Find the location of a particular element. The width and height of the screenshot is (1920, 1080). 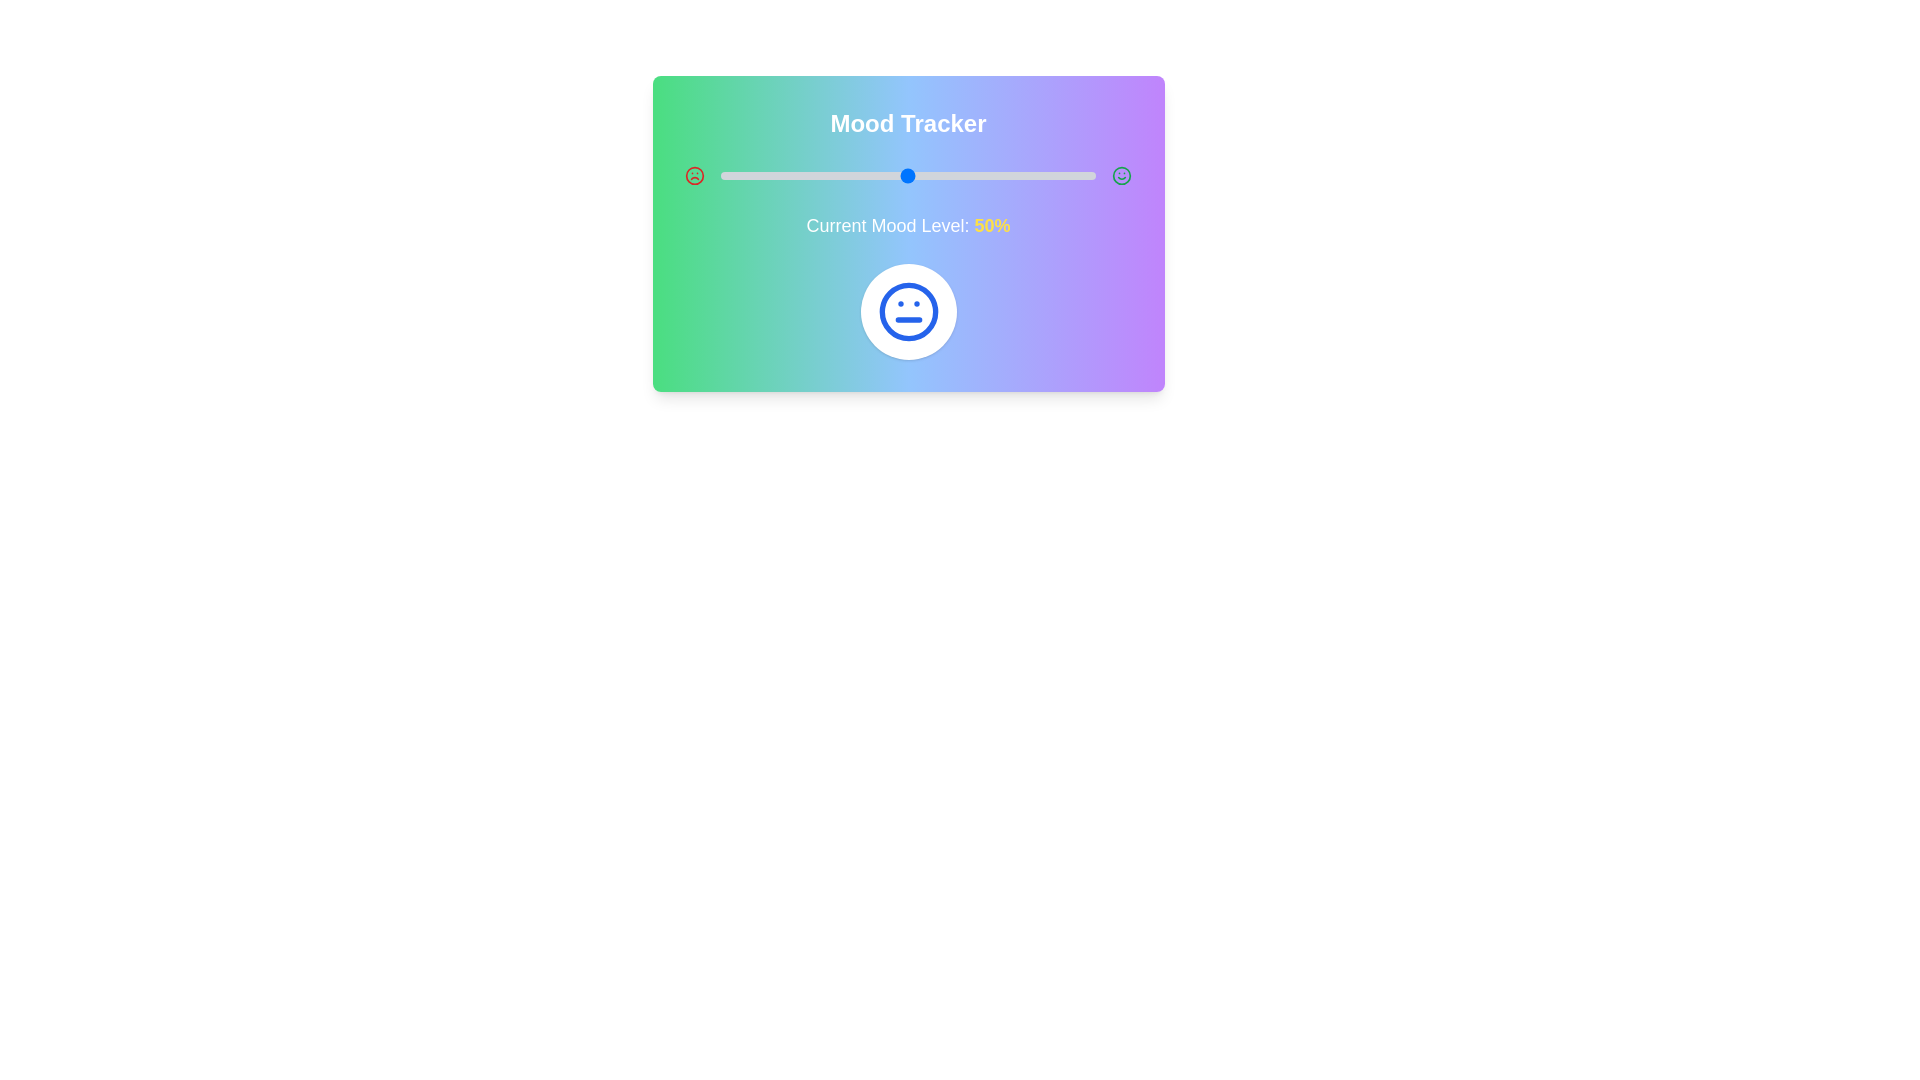

the mood level to 77% by dragging the slider is located at coordinates (1009, 175).